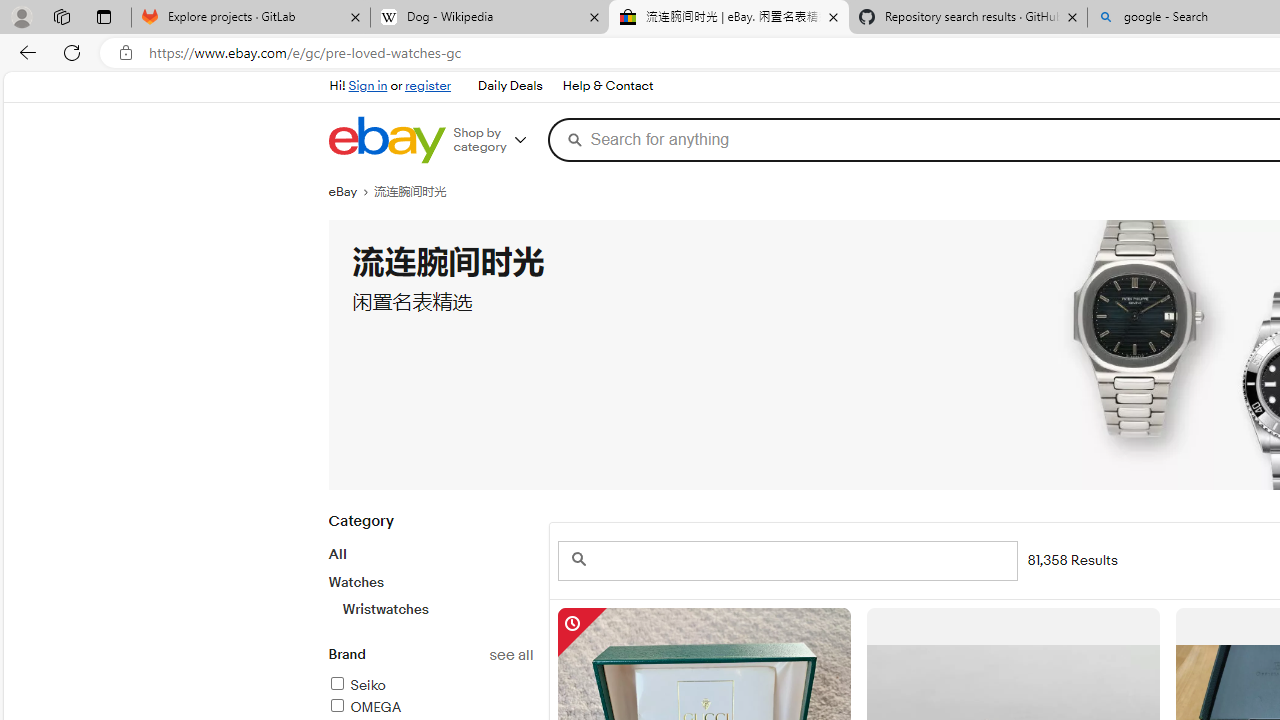  What do you see at coordinates (607, 86) in the screenshot?
I see `'Help & Contact'` at bounding box center [607, 86].